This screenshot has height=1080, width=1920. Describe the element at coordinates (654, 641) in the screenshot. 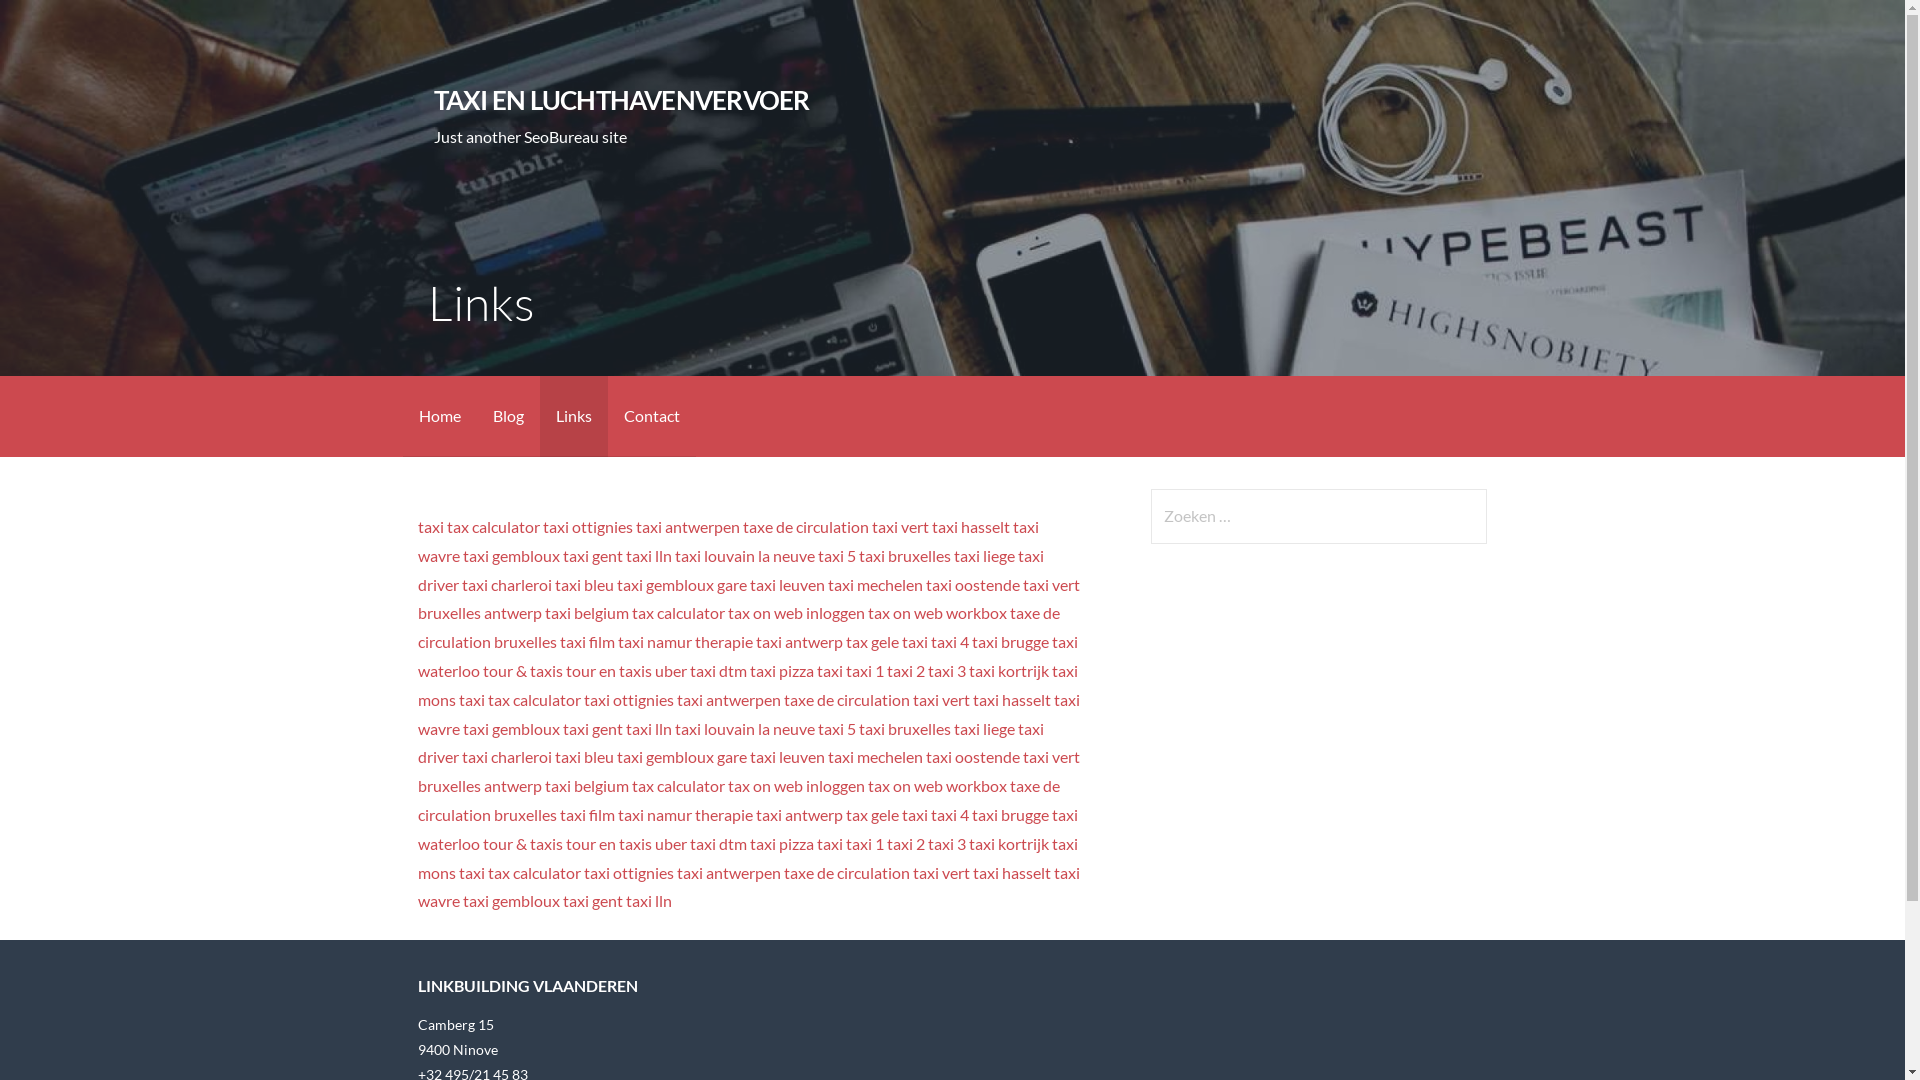

I see `'taxi namur'` at that location.